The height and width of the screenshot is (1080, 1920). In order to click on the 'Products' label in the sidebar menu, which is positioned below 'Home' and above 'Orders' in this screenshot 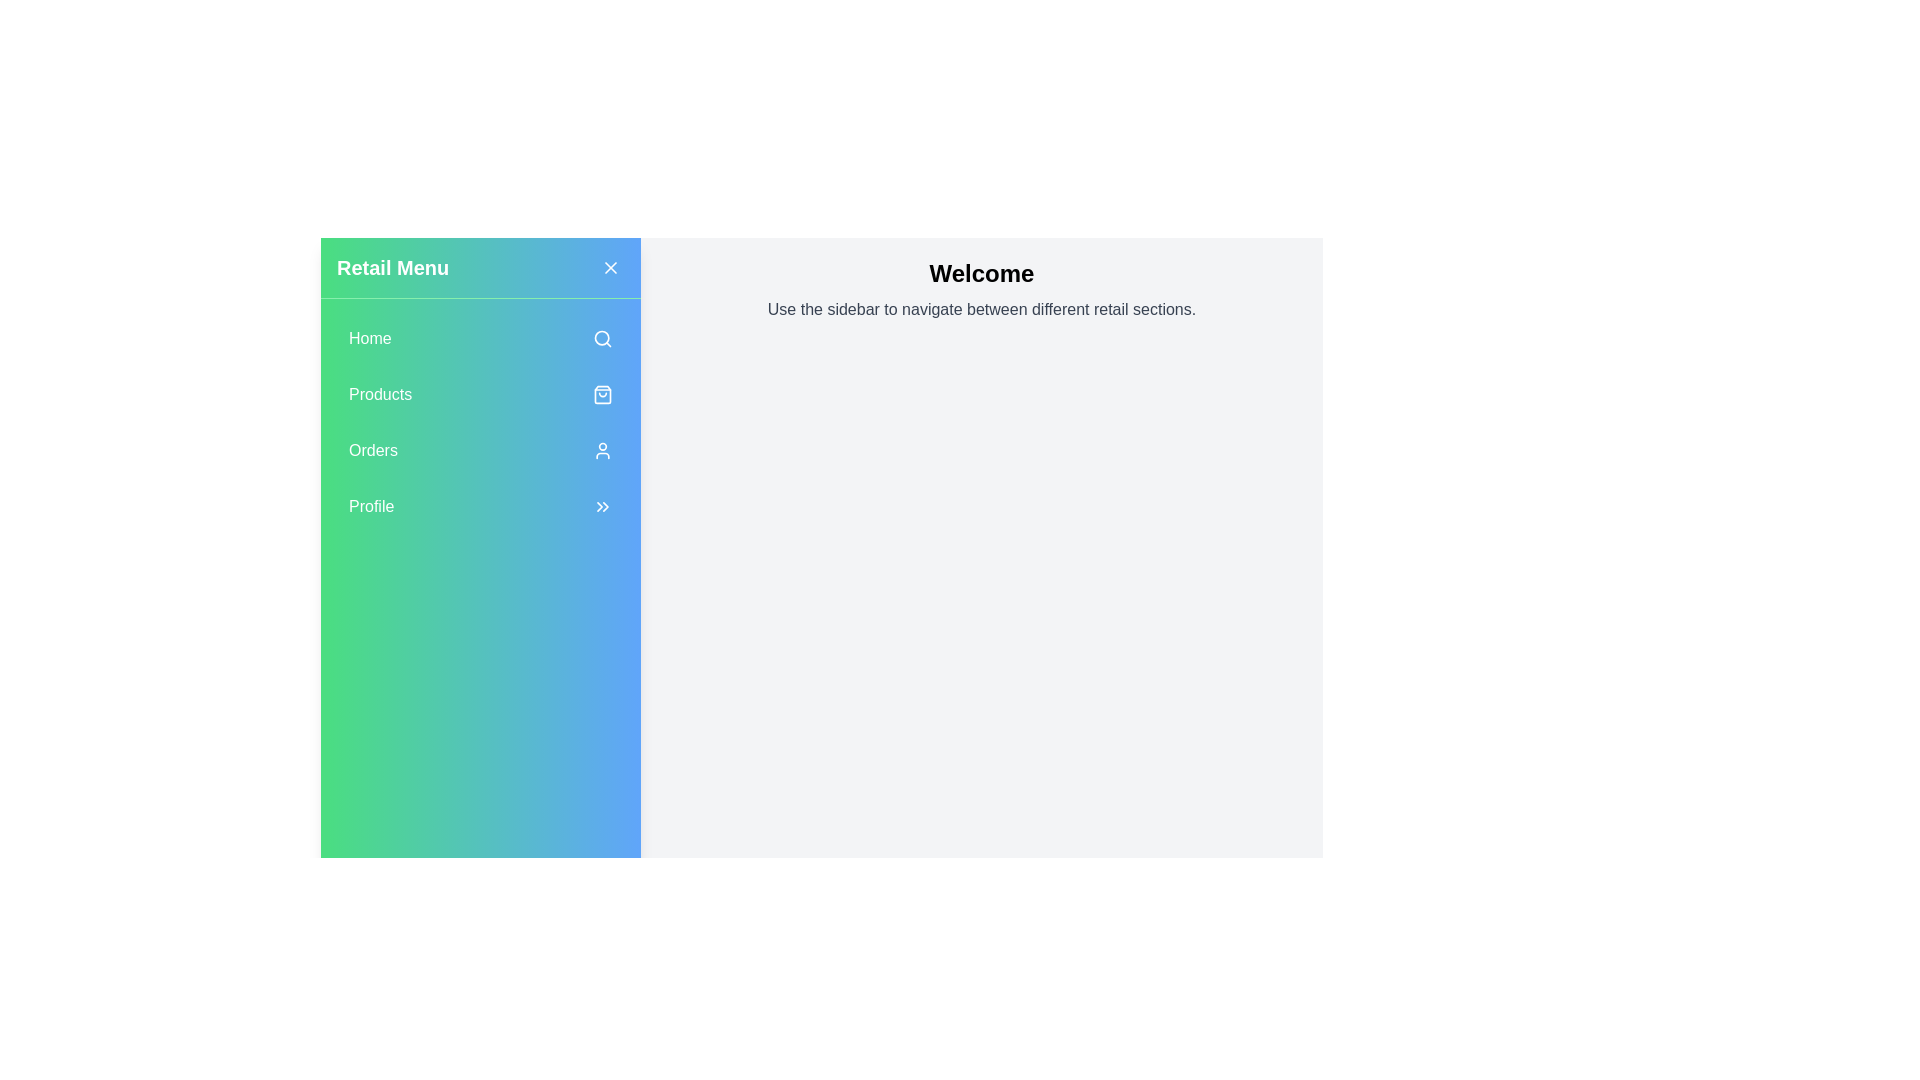, I will do `click(380, 394)`.